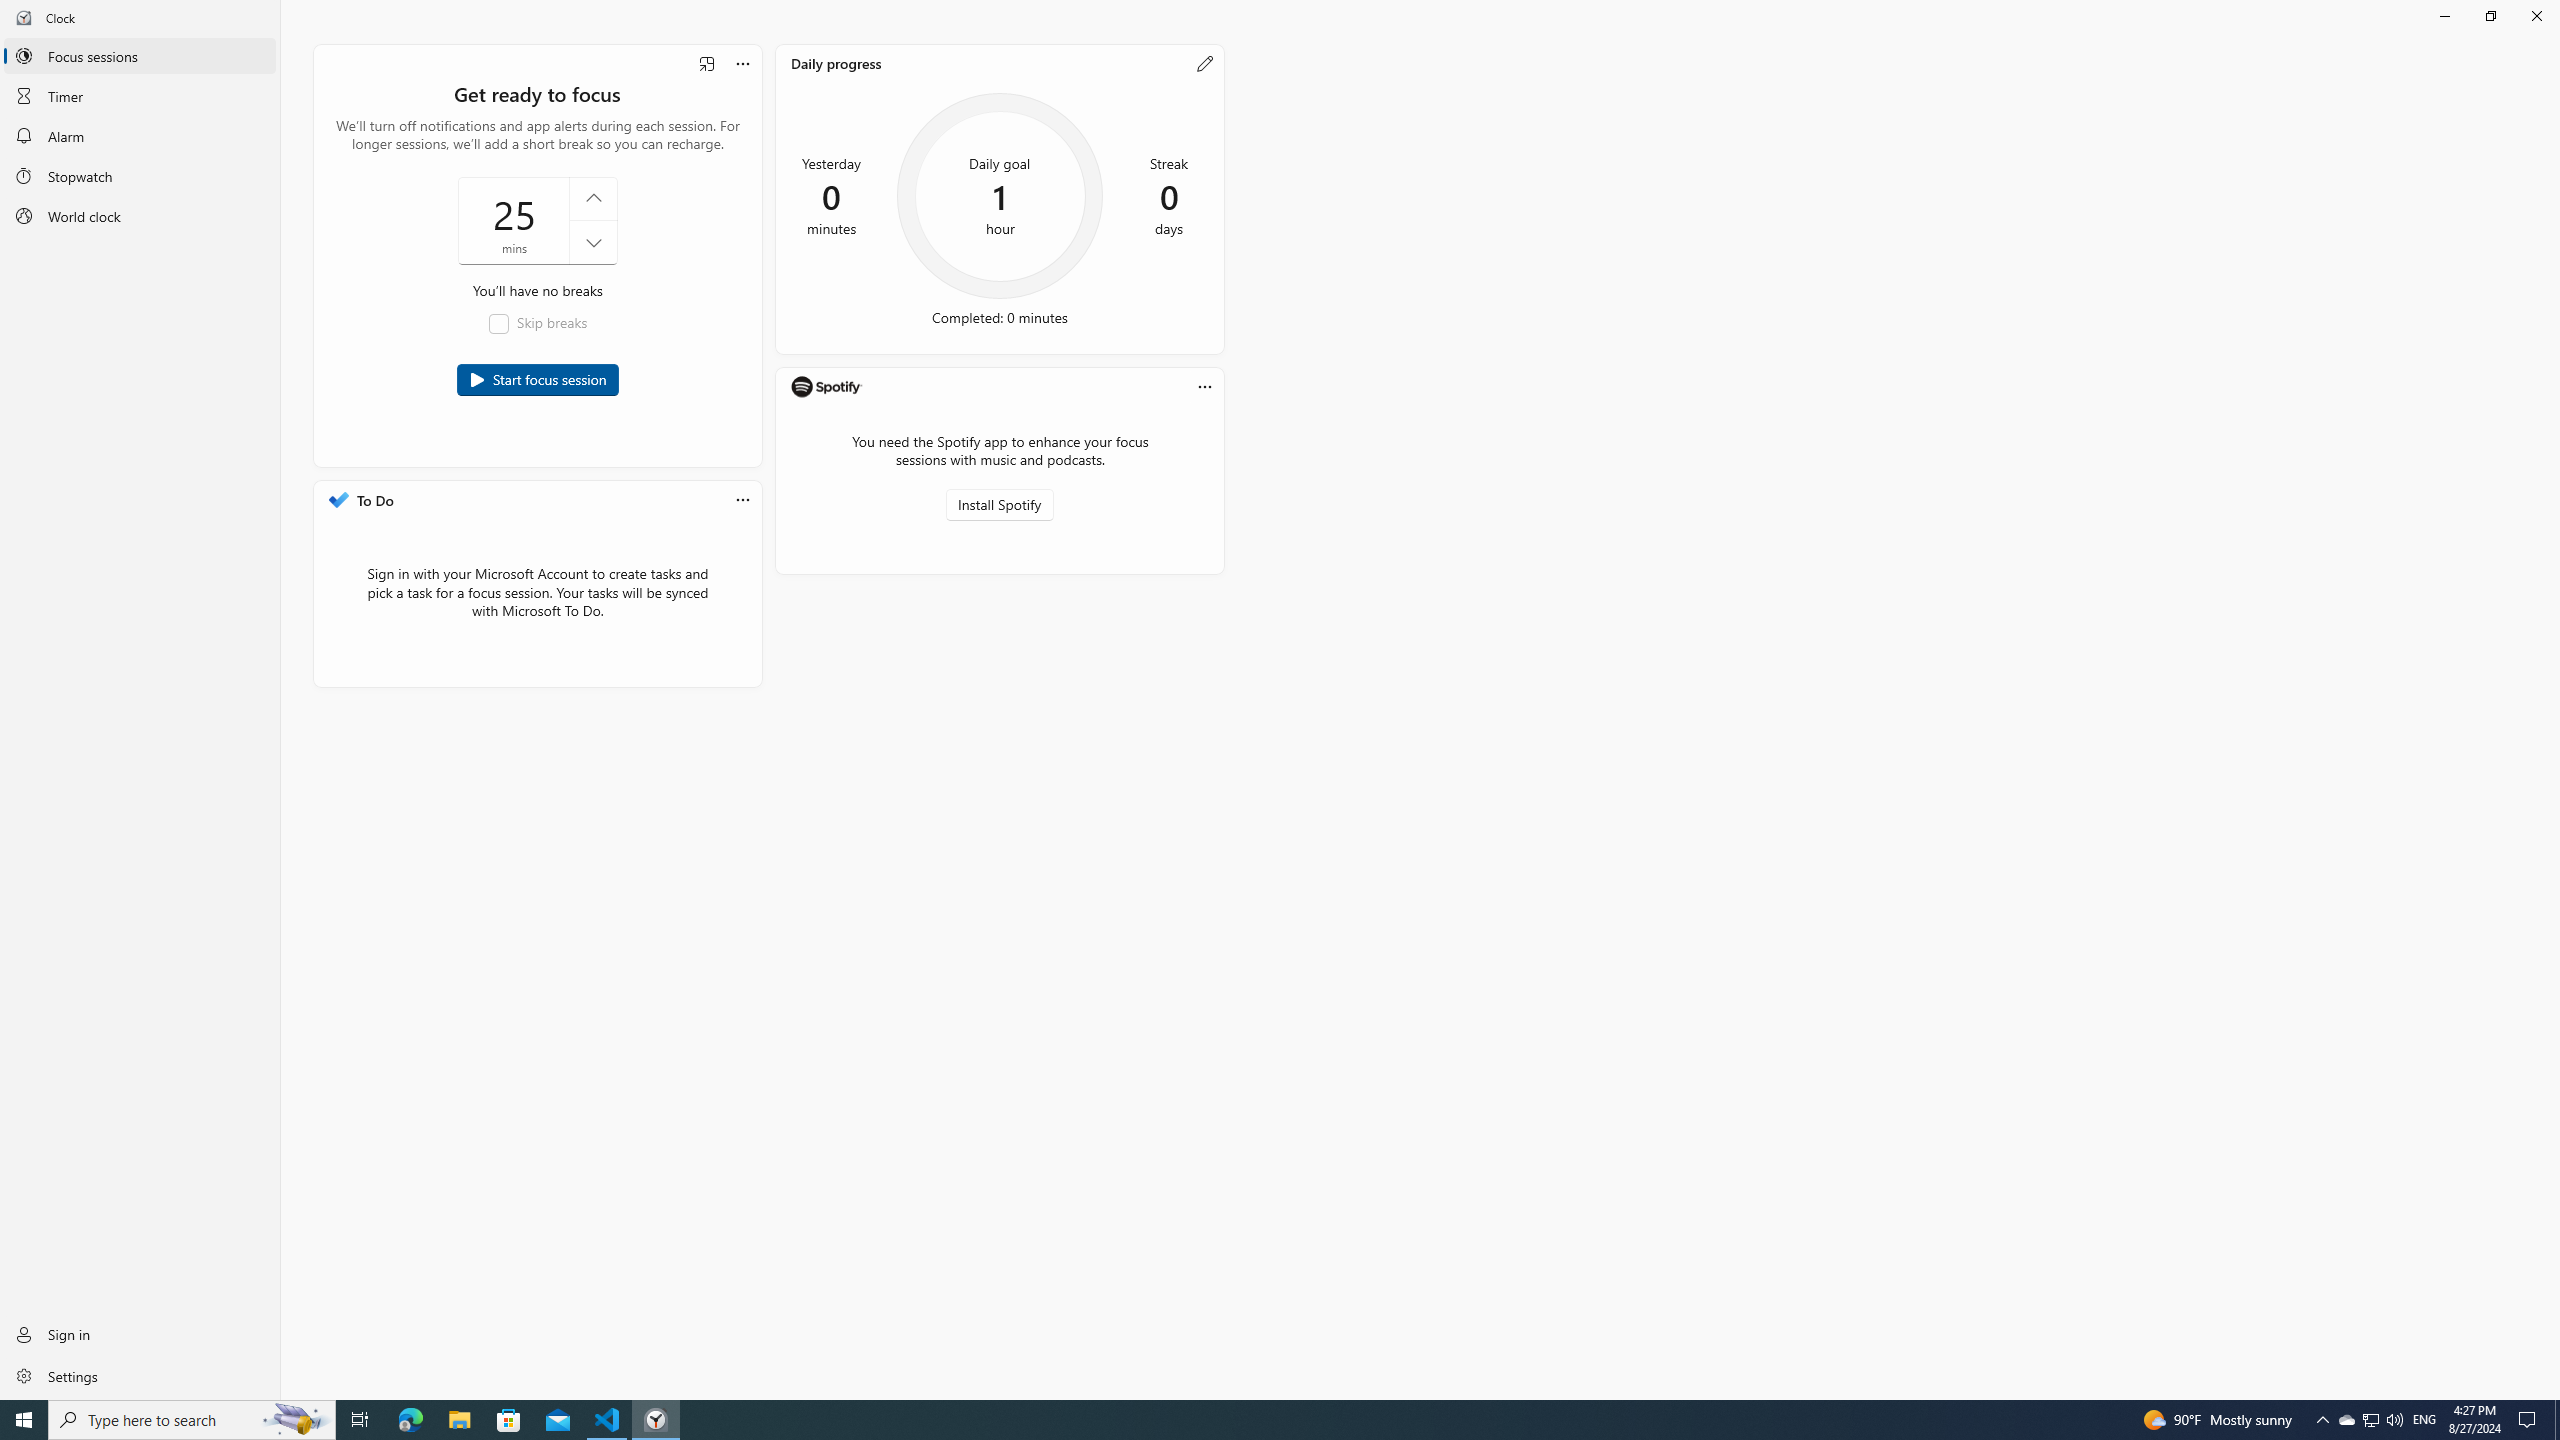 Image resolution: width=2560 pixels, height=1440 pixels. I want to click on 'Minimize Clock', so click(2443, 15).